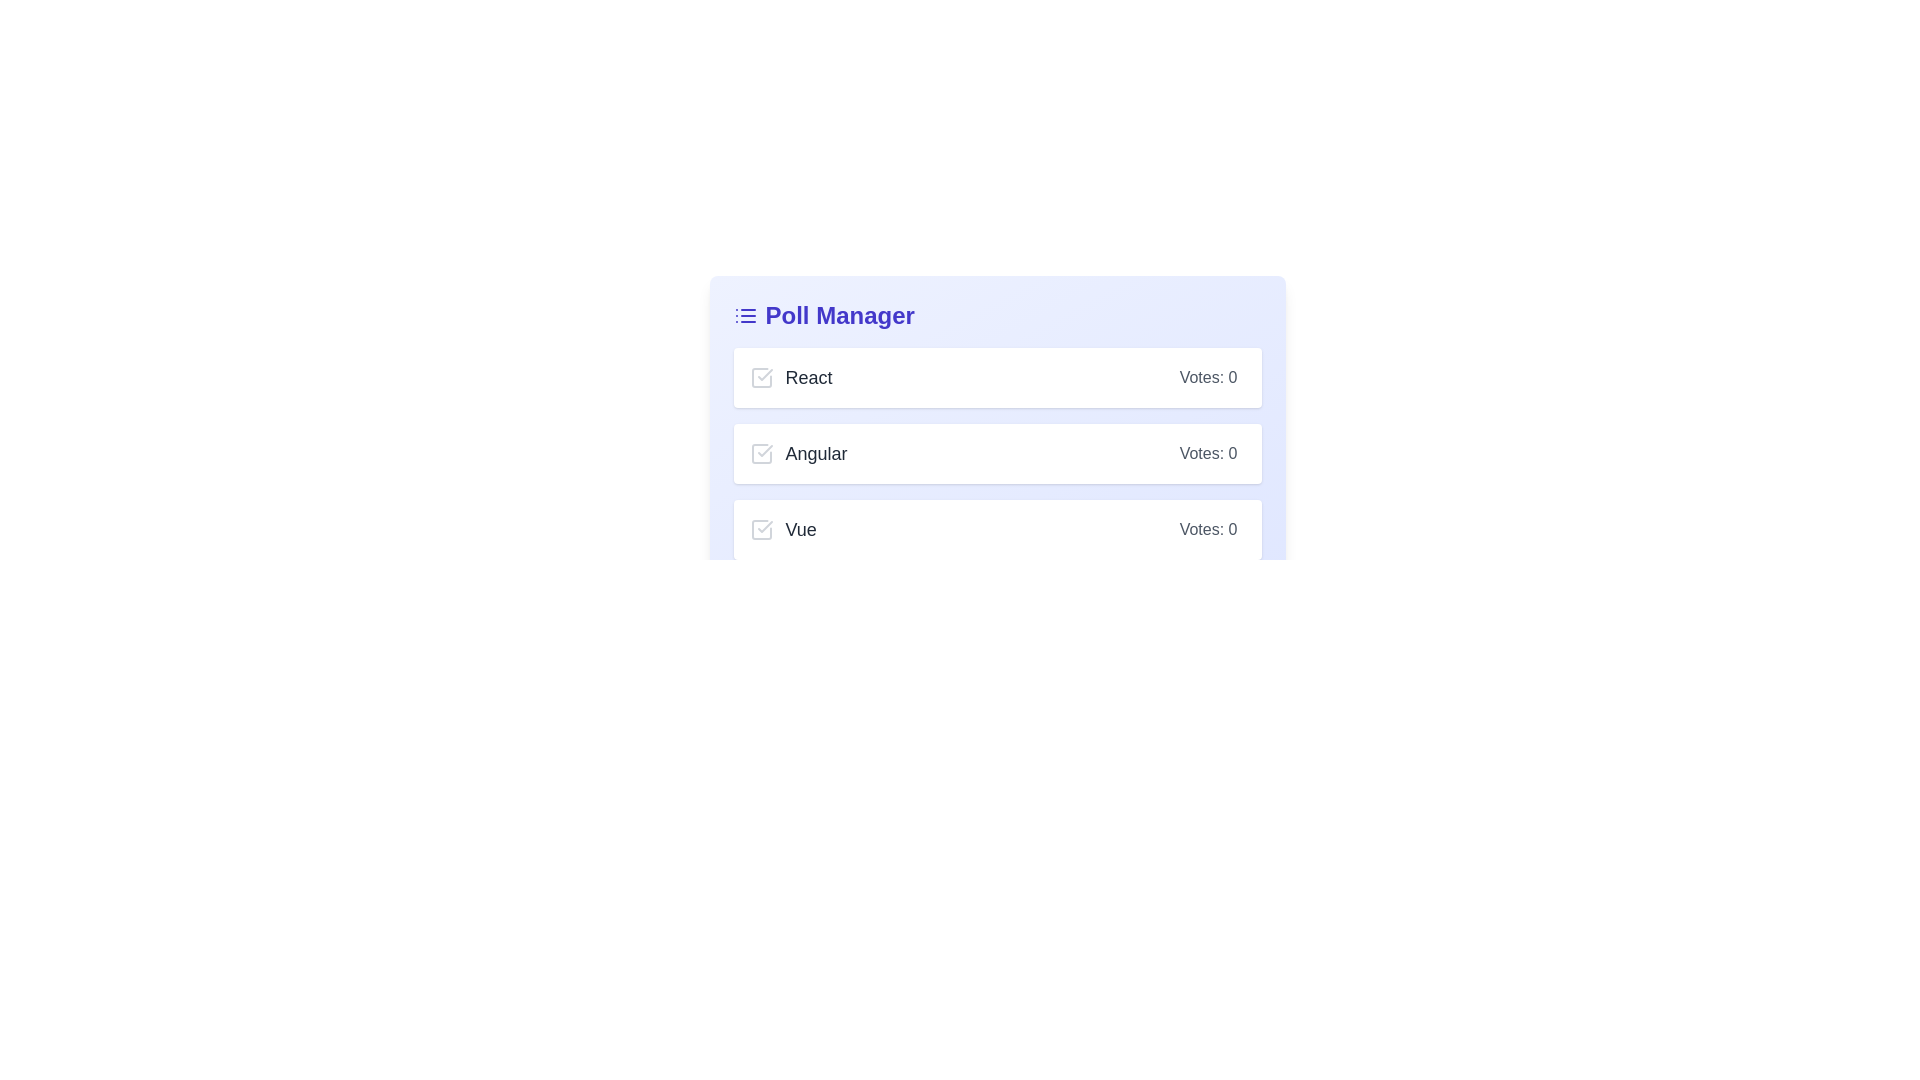 This screenshot has width=1920, height=1080. I want to click on the SVG Icon located in the top-left corner of the 'Poll Manager' section, so click(744, 315).